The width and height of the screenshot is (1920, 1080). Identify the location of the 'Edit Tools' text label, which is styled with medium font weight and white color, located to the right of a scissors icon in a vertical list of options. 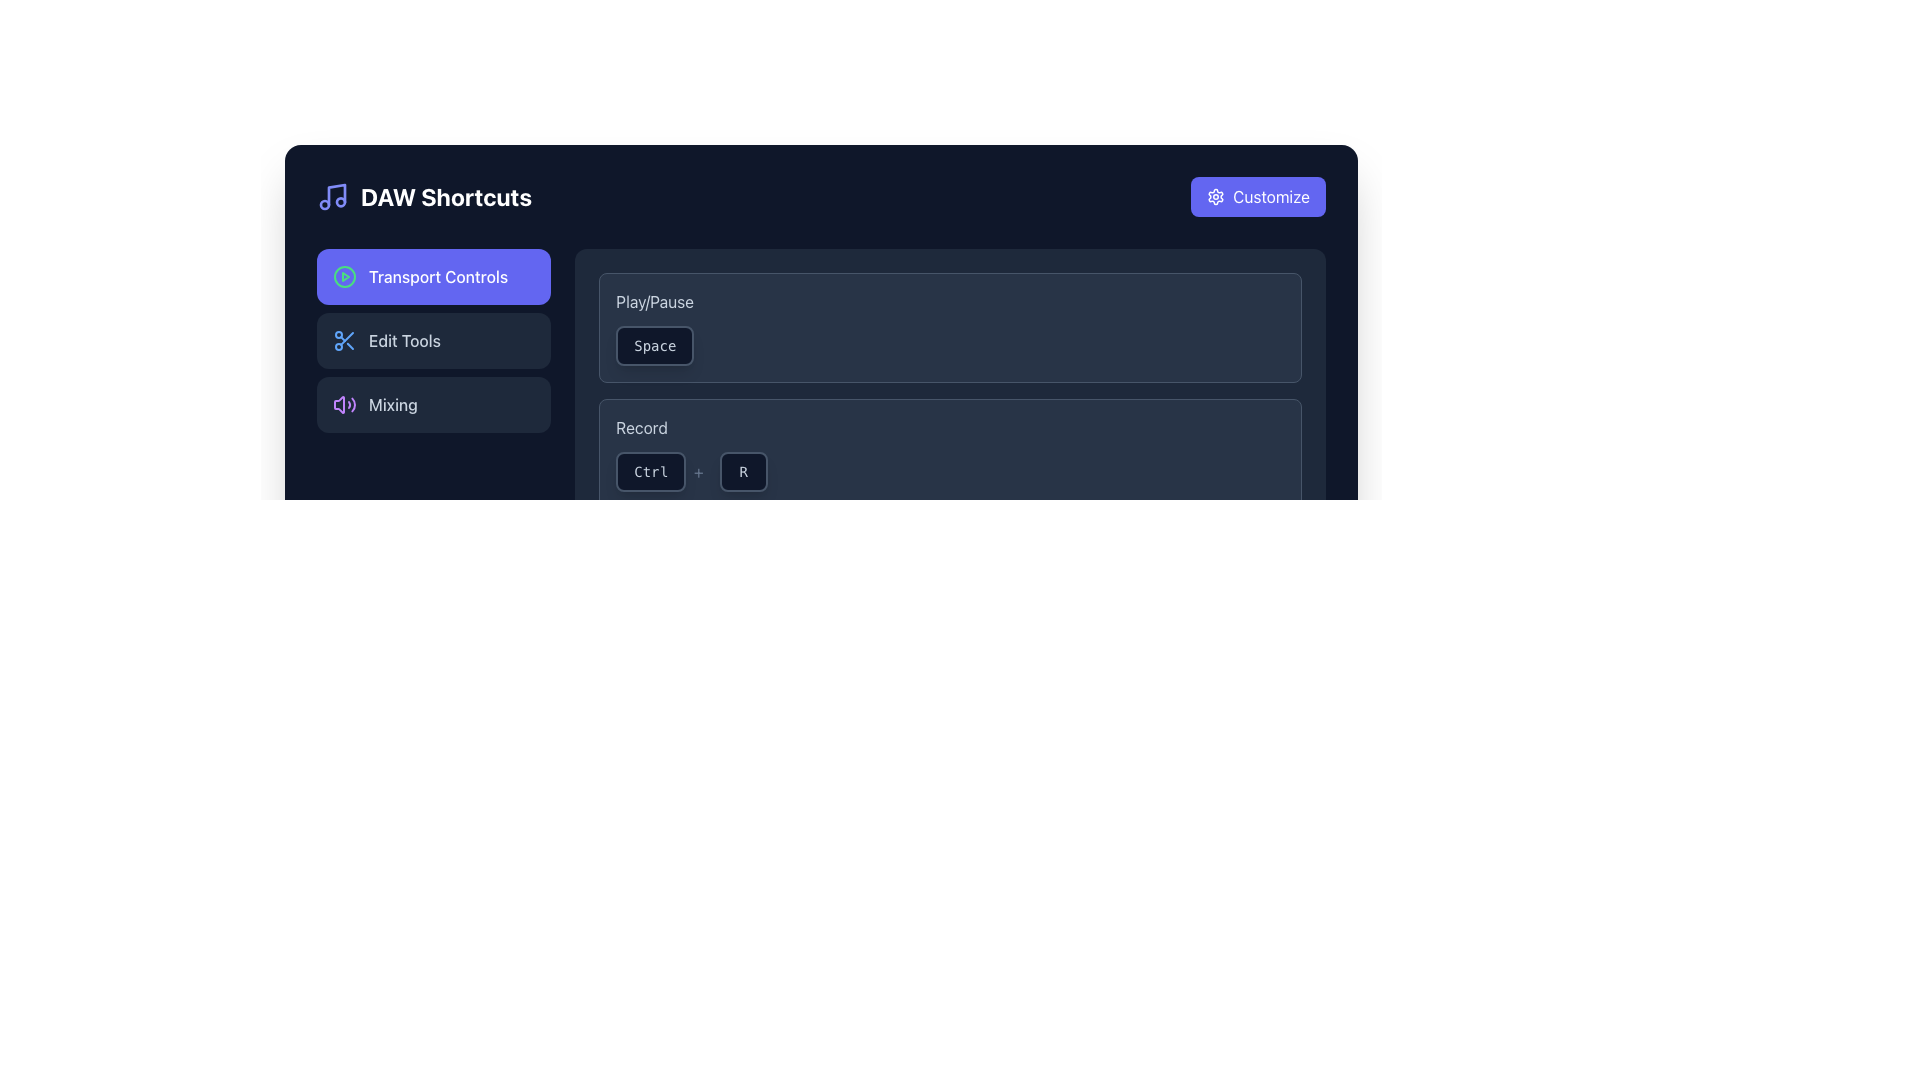
(403, 339).